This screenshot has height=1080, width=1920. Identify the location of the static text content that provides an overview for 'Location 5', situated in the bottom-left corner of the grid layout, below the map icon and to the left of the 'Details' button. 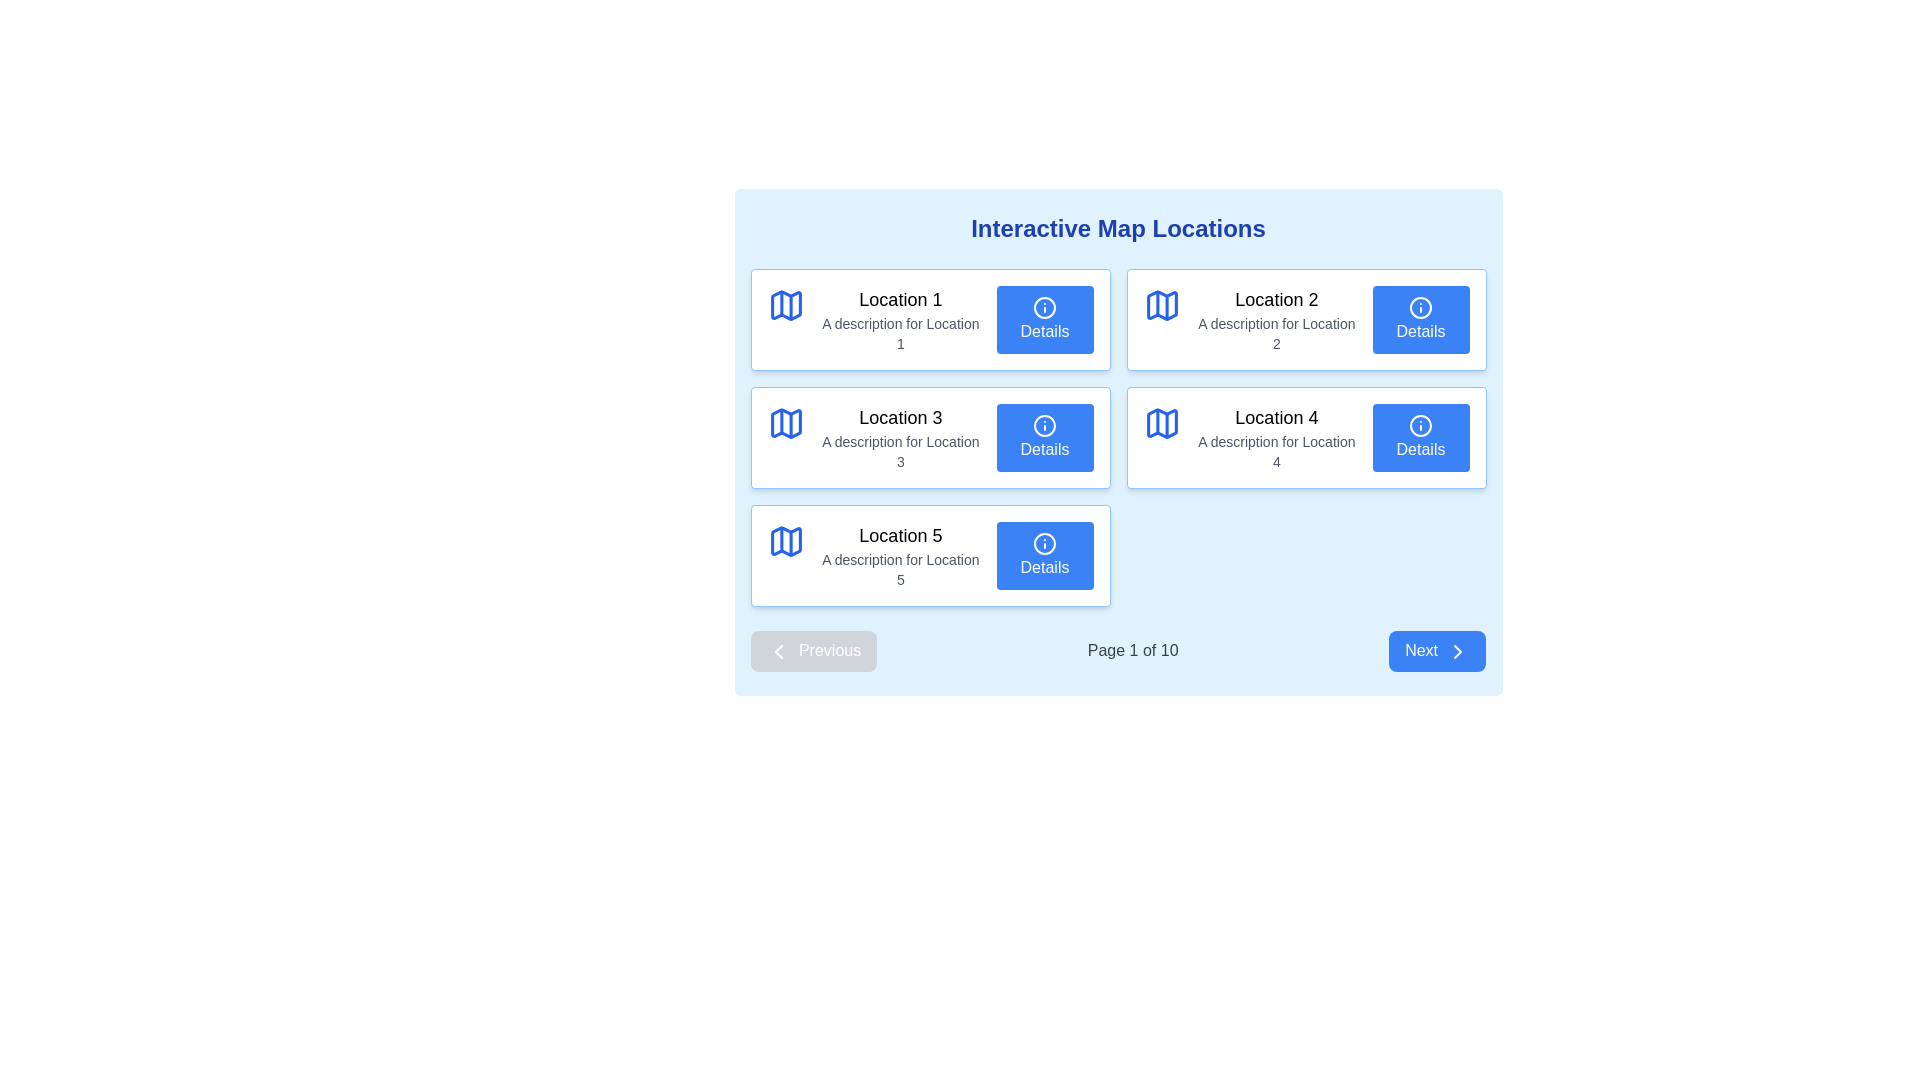
(899, 555).